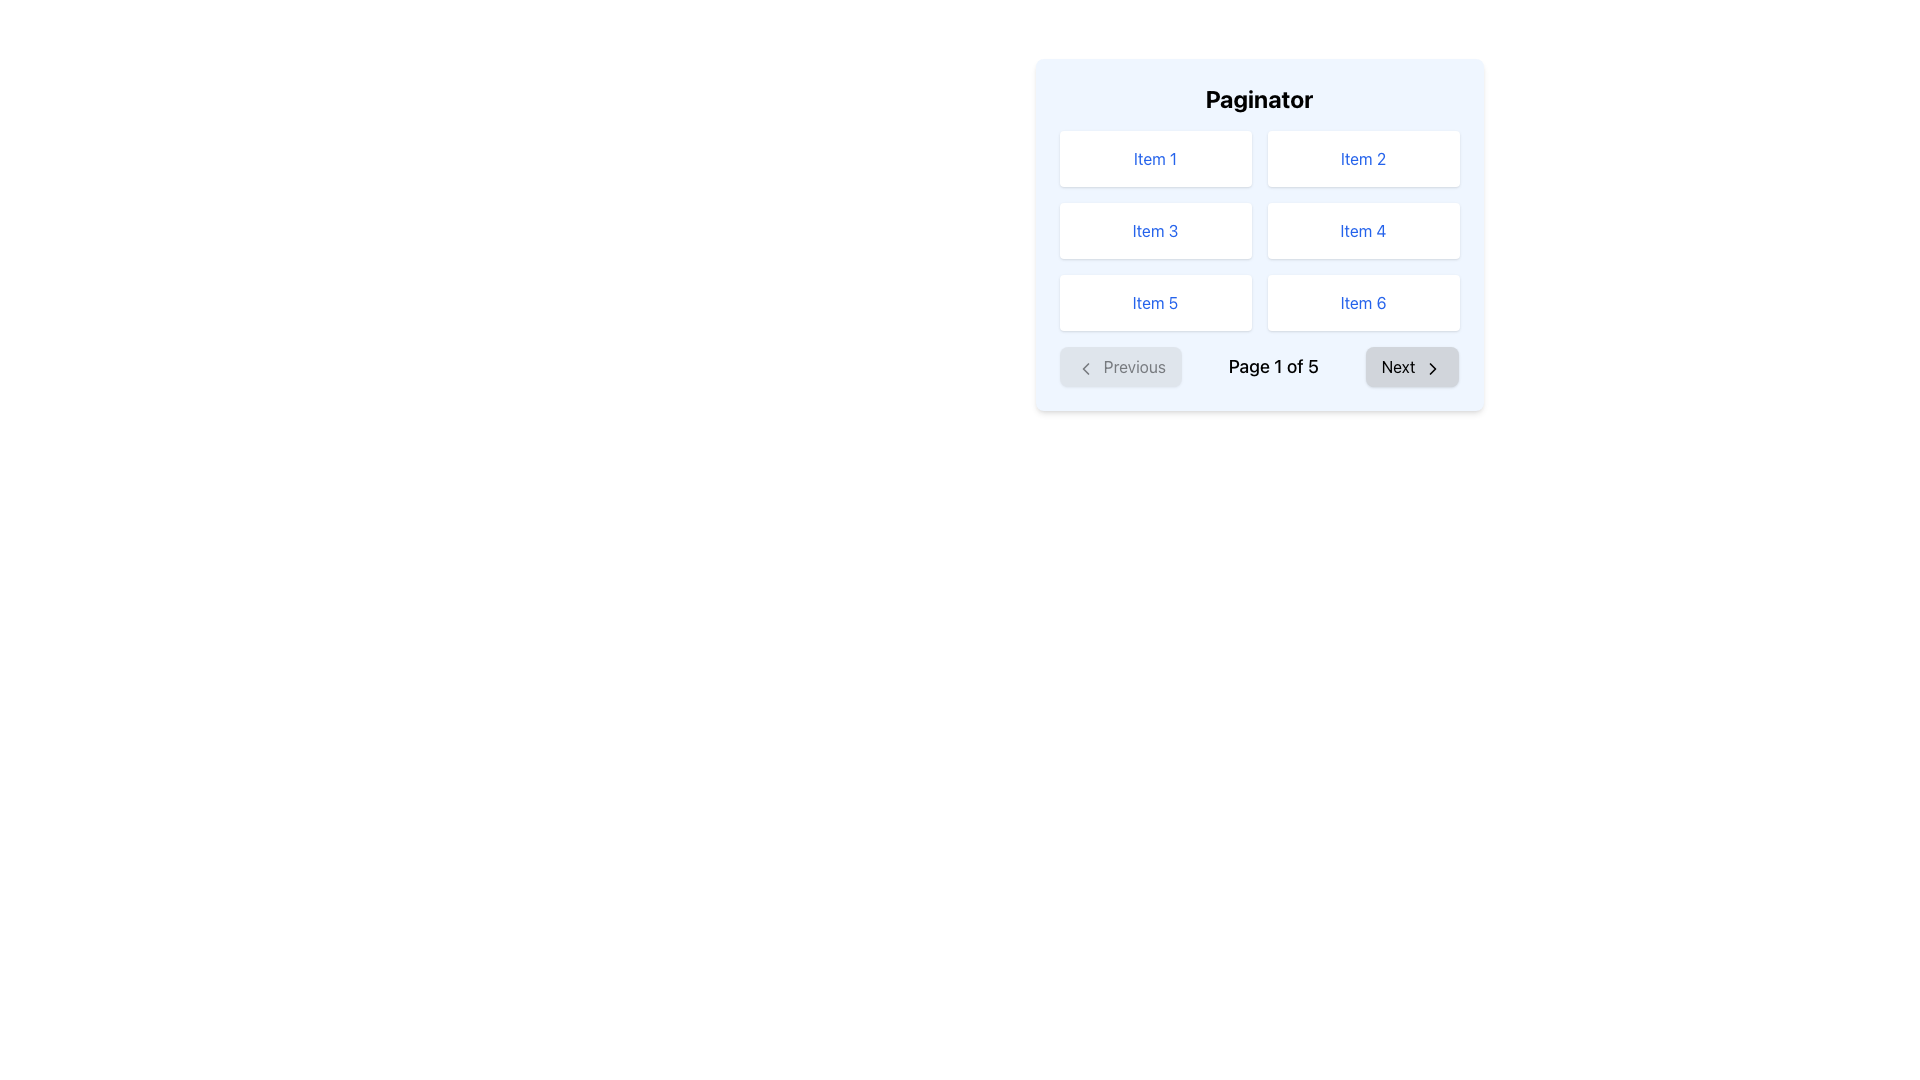  I want to click on the selectable card located in the fifth position of a grid layout, so click(1155, 303).